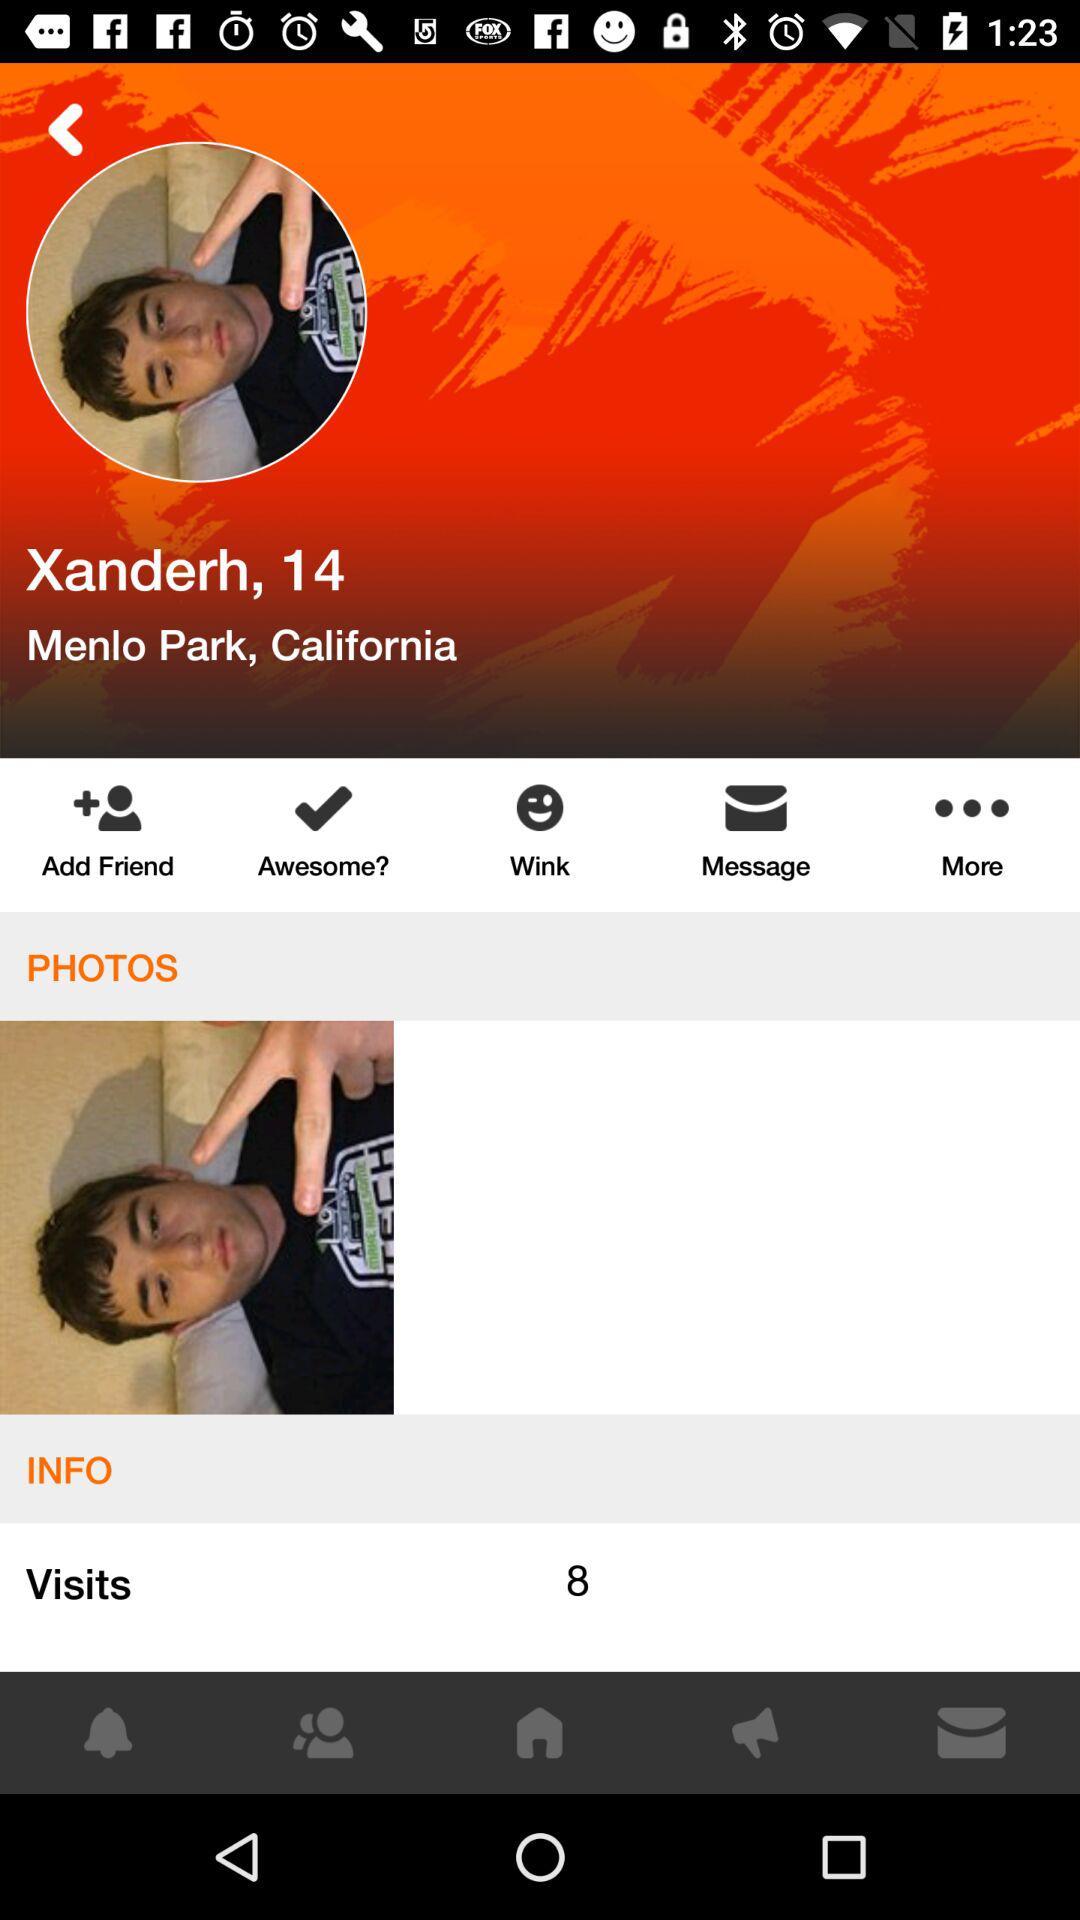 This screenshot has height=1920, width=1080. I want to click on the arrow_backward icon, so click(65, 128).